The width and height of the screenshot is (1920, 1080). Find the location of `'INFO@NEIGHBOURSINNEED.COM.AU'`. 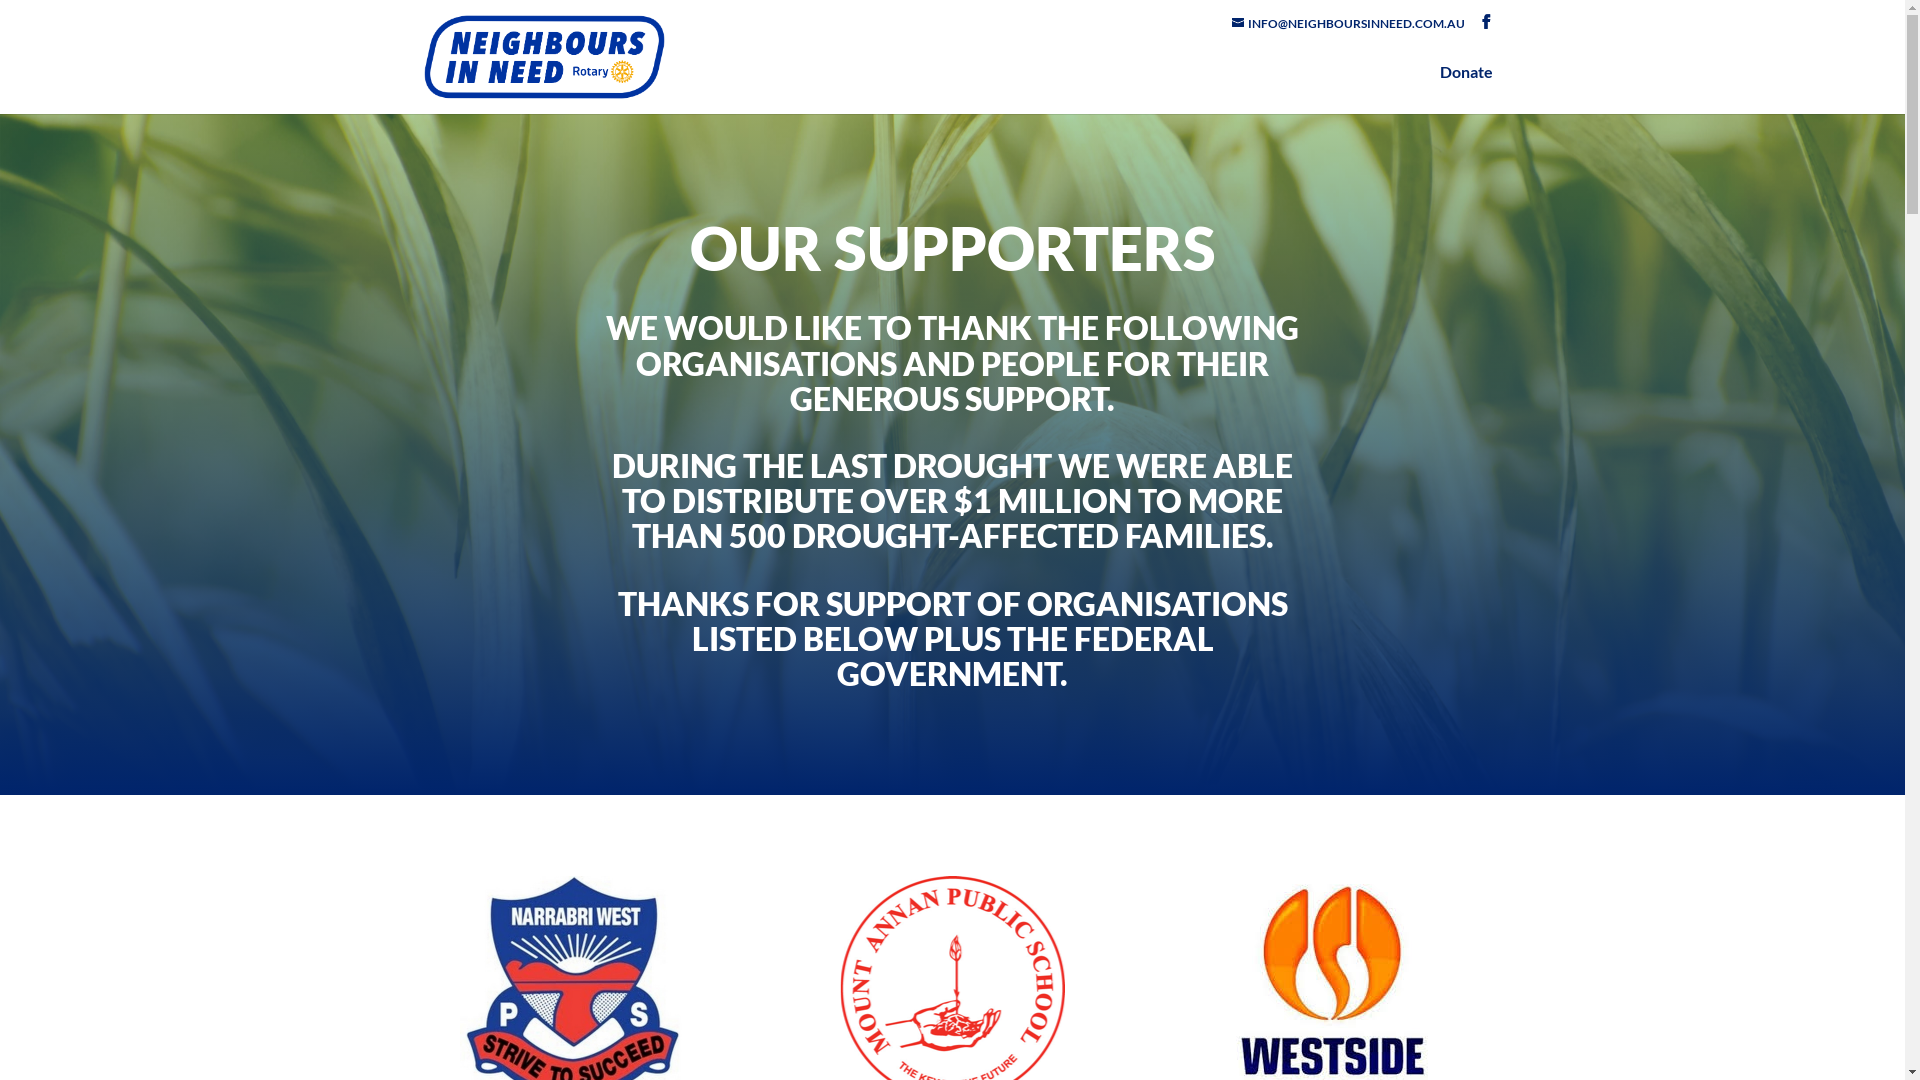

'INFO@NEIGHBOURSINNEED.COM.AU' is located at coordinates (1231, 23).